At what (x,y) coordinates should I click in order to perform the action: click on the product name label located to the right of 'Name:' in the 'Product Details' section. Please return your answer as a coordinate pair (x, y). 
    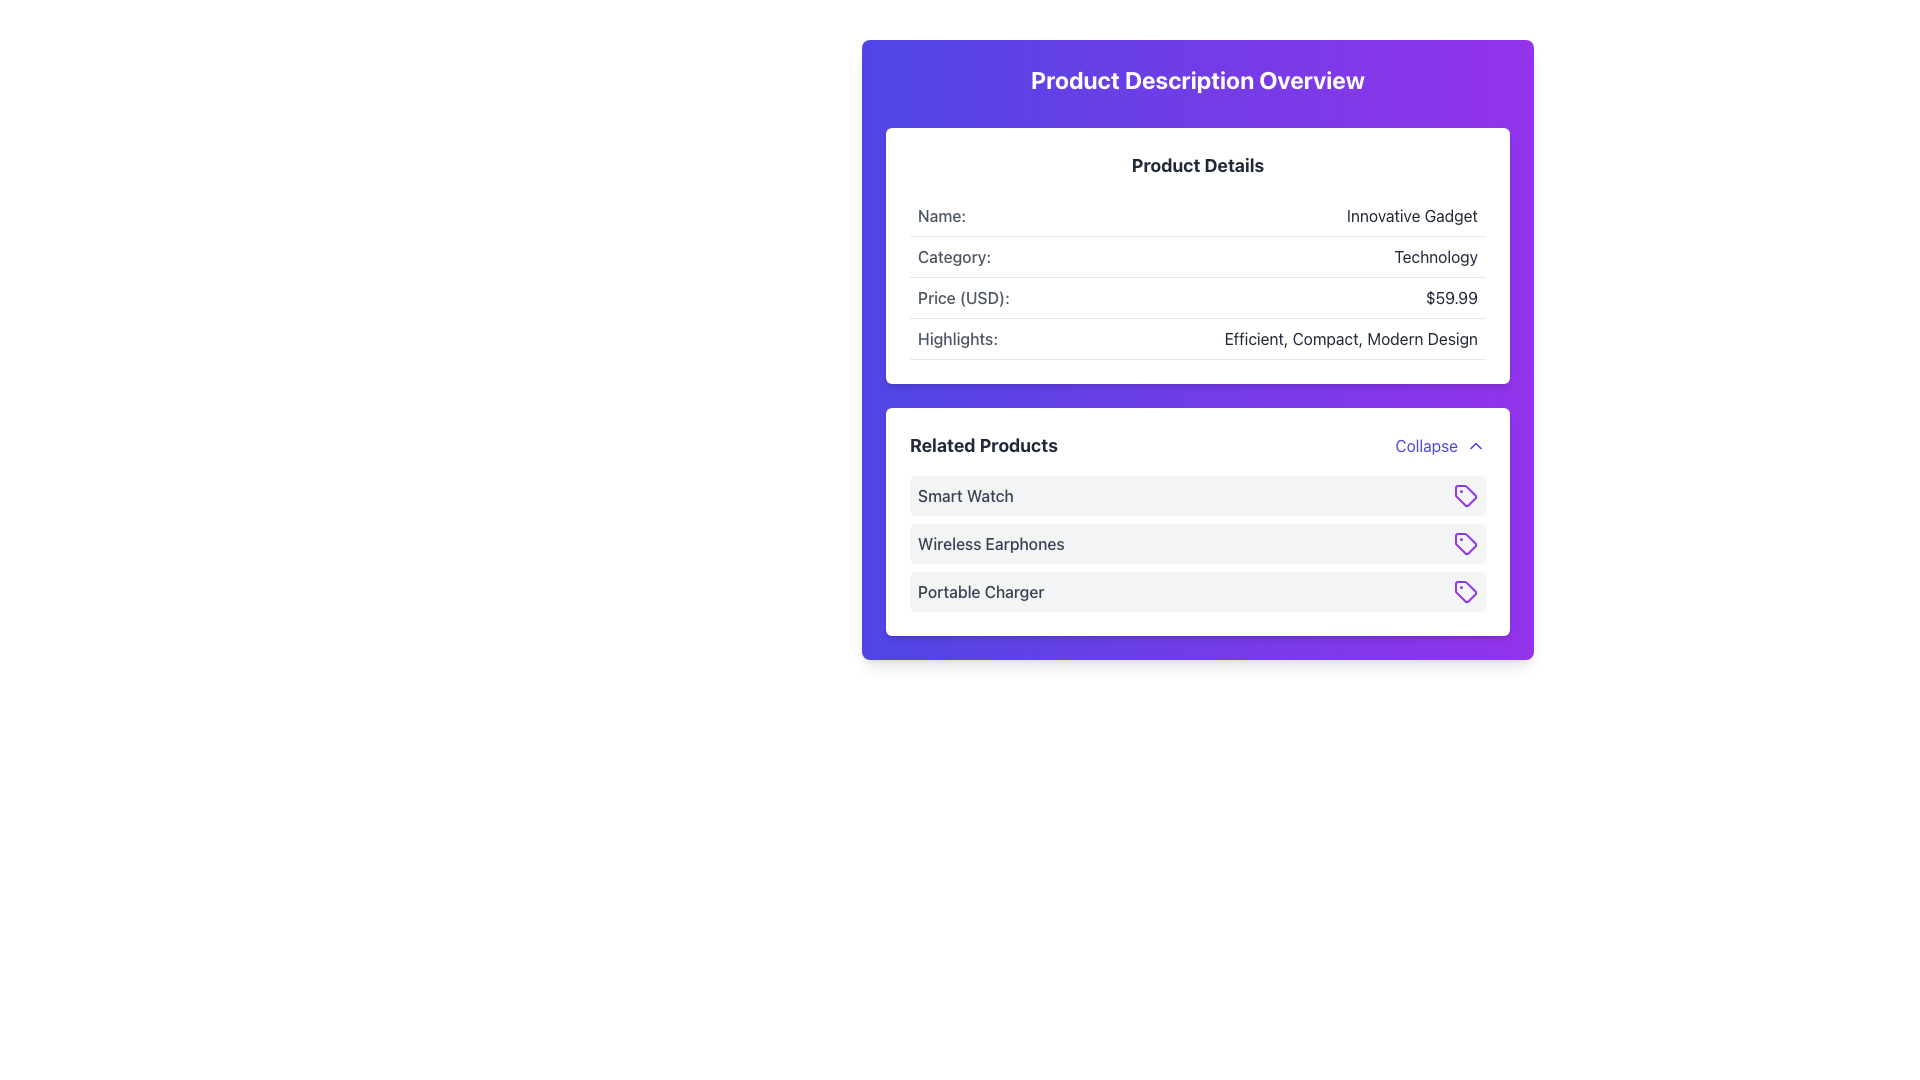
    Looking at the image, I should click on (1411, 216).